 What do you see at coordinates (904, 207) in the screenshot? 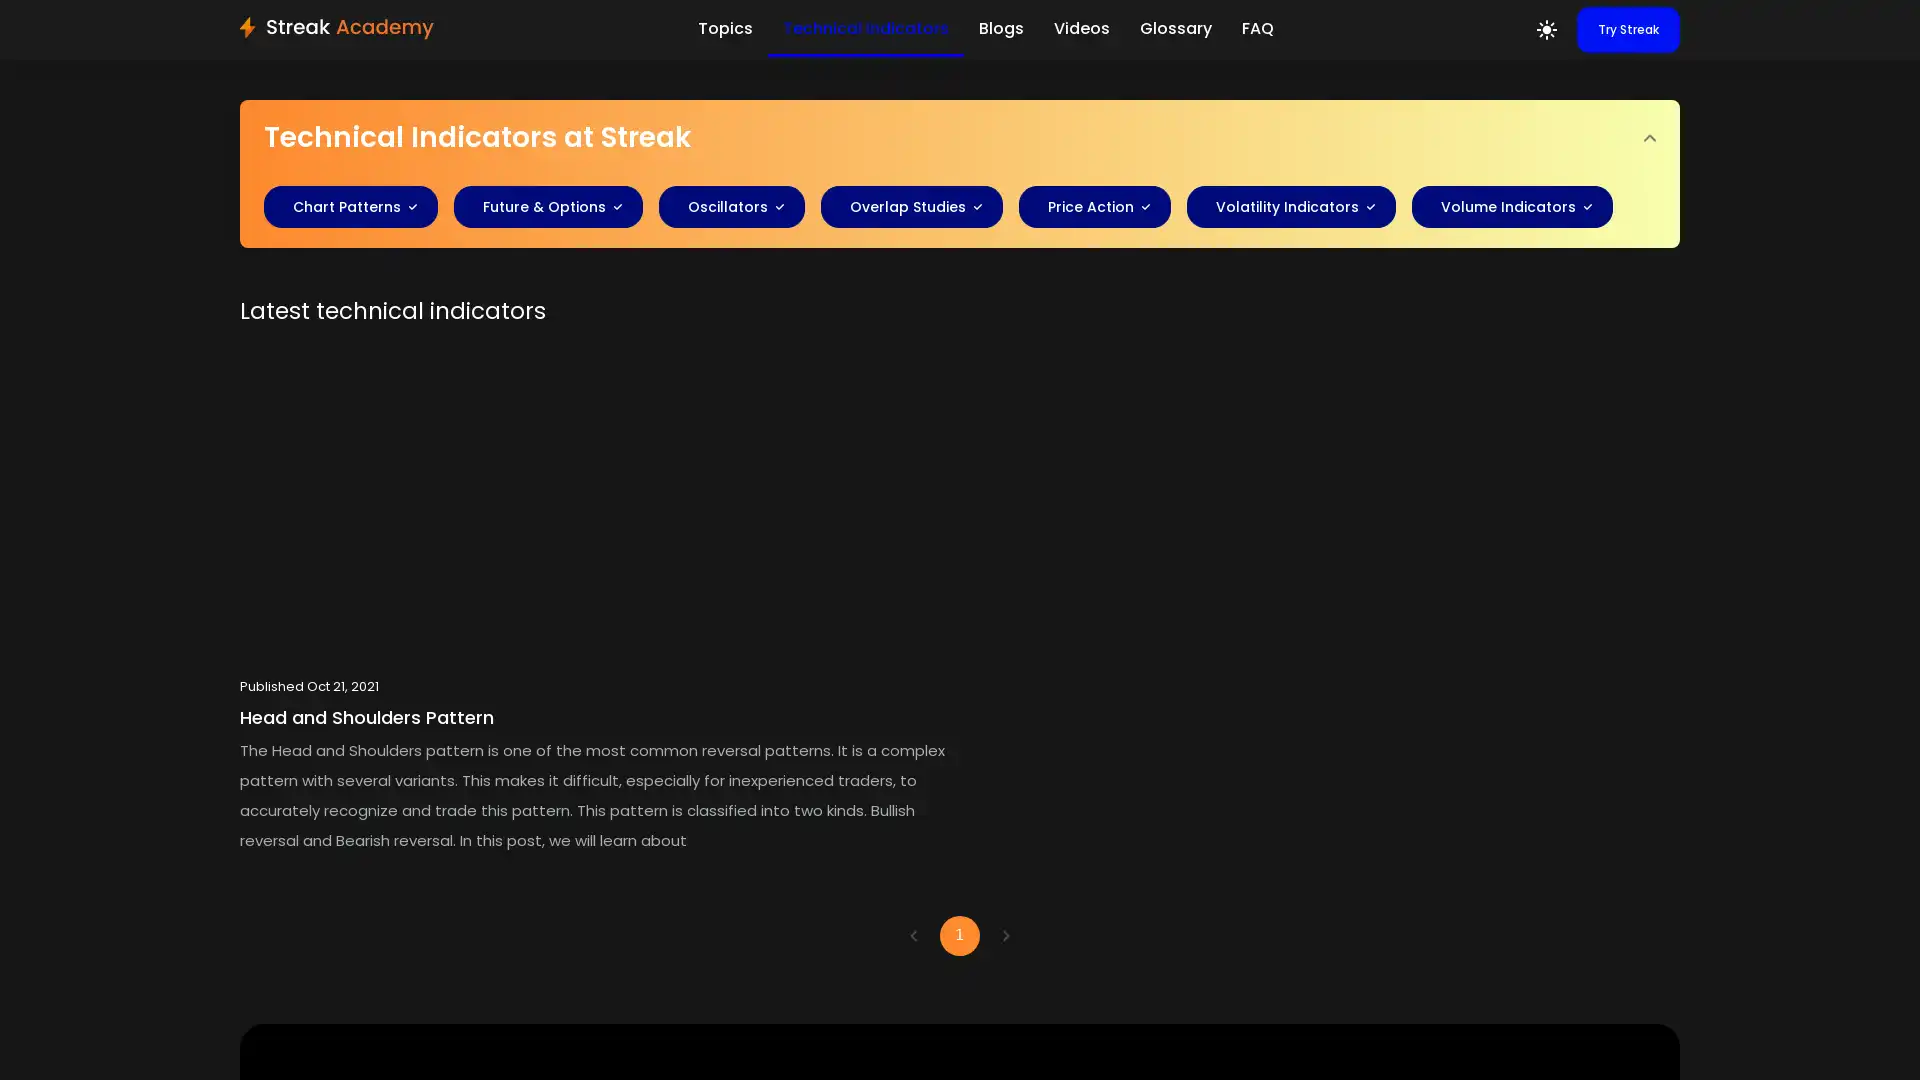
I see `Overlap Studies` at bounding box center [904, 207].